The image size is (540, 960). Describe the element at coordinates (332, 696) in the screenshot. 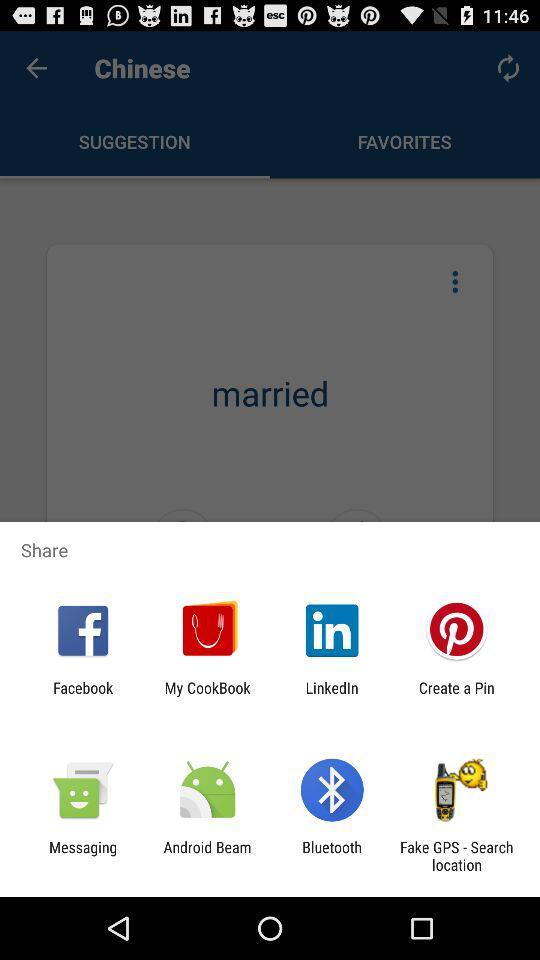

I see `icon to the right of the my cookbook app` at that location.